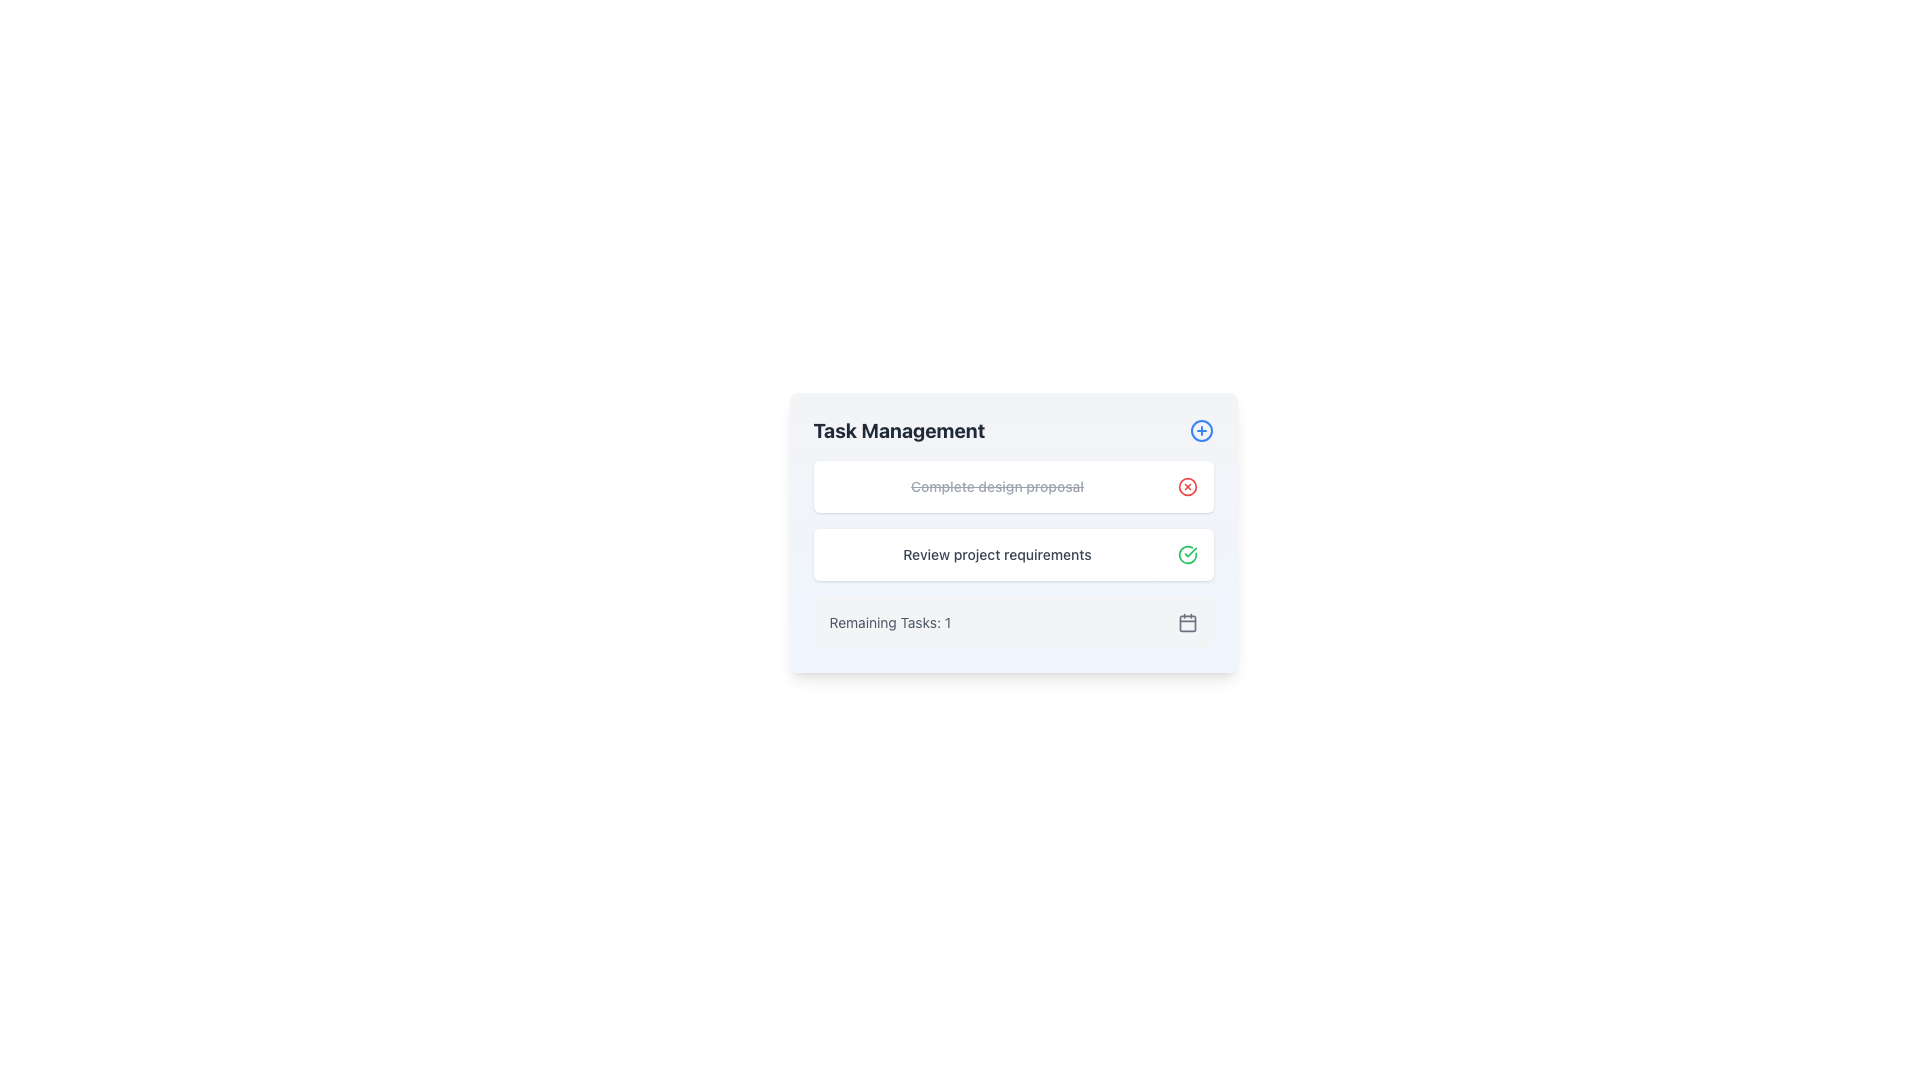 The width and height of the screenshot is (1920, 1080). I want to click on the task within the checklist in the task management module, so click(1013, 519).